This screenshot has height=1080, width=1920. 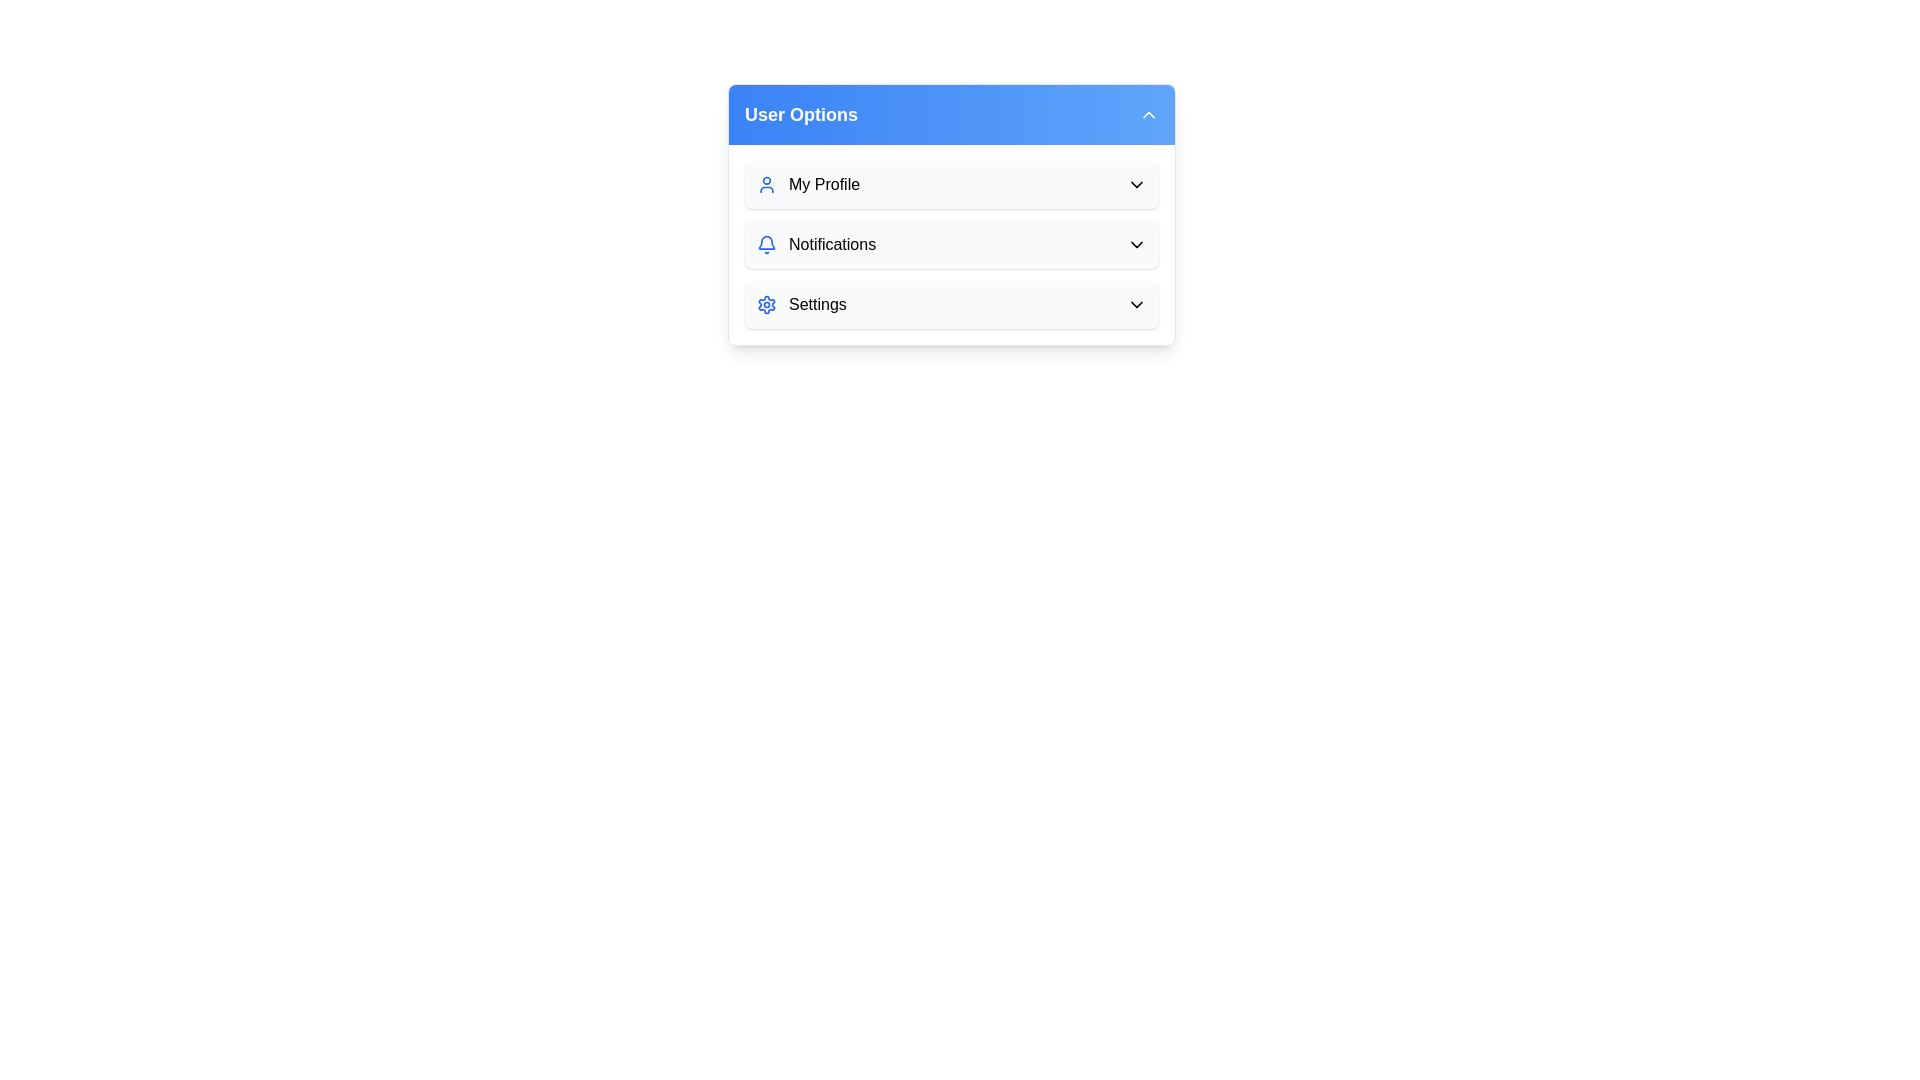 I want to click on the text label that serves as a title for the dropdown menu of user-related options, located at the top-left corner of a blue gradient bar, so click(x=801, y=115).